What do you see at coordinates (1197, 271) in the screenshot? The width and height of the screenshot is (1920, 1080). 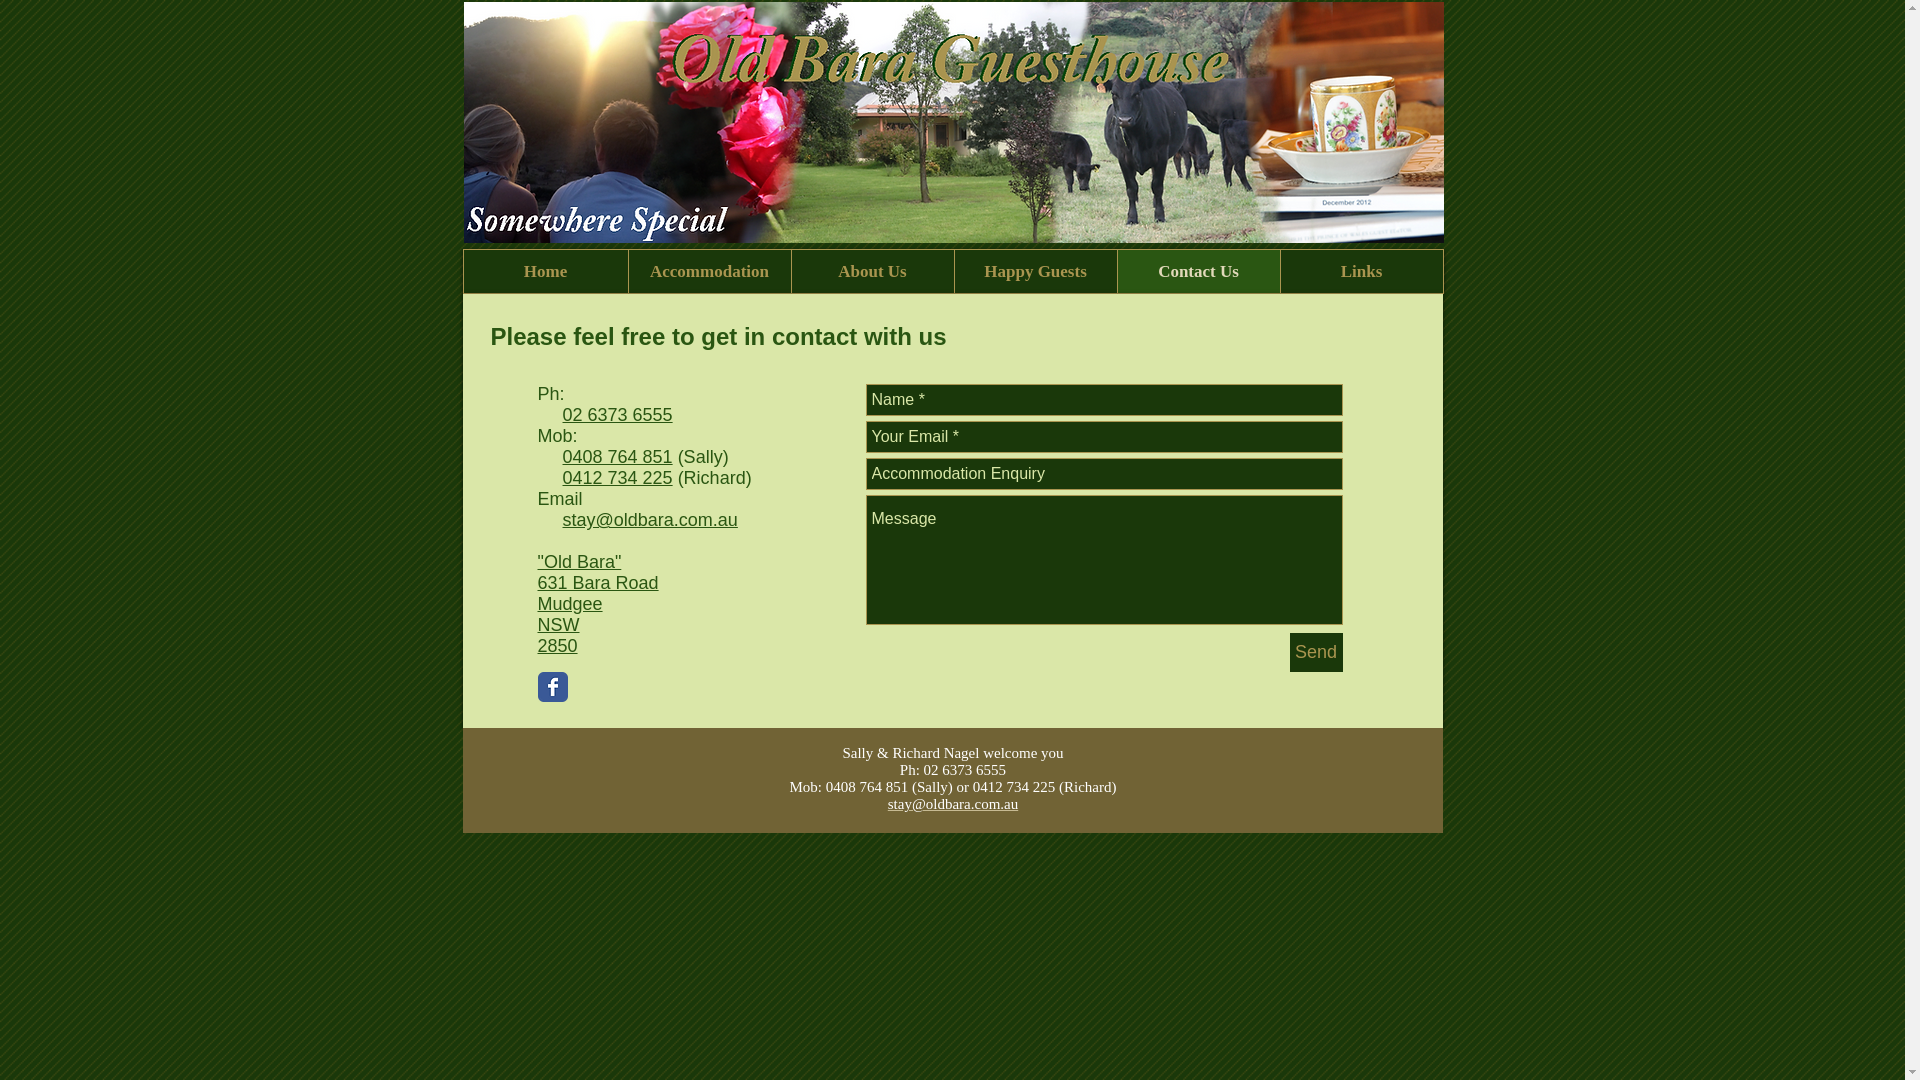 I see `'Contact Us'` at bounding box center [1197, 271].